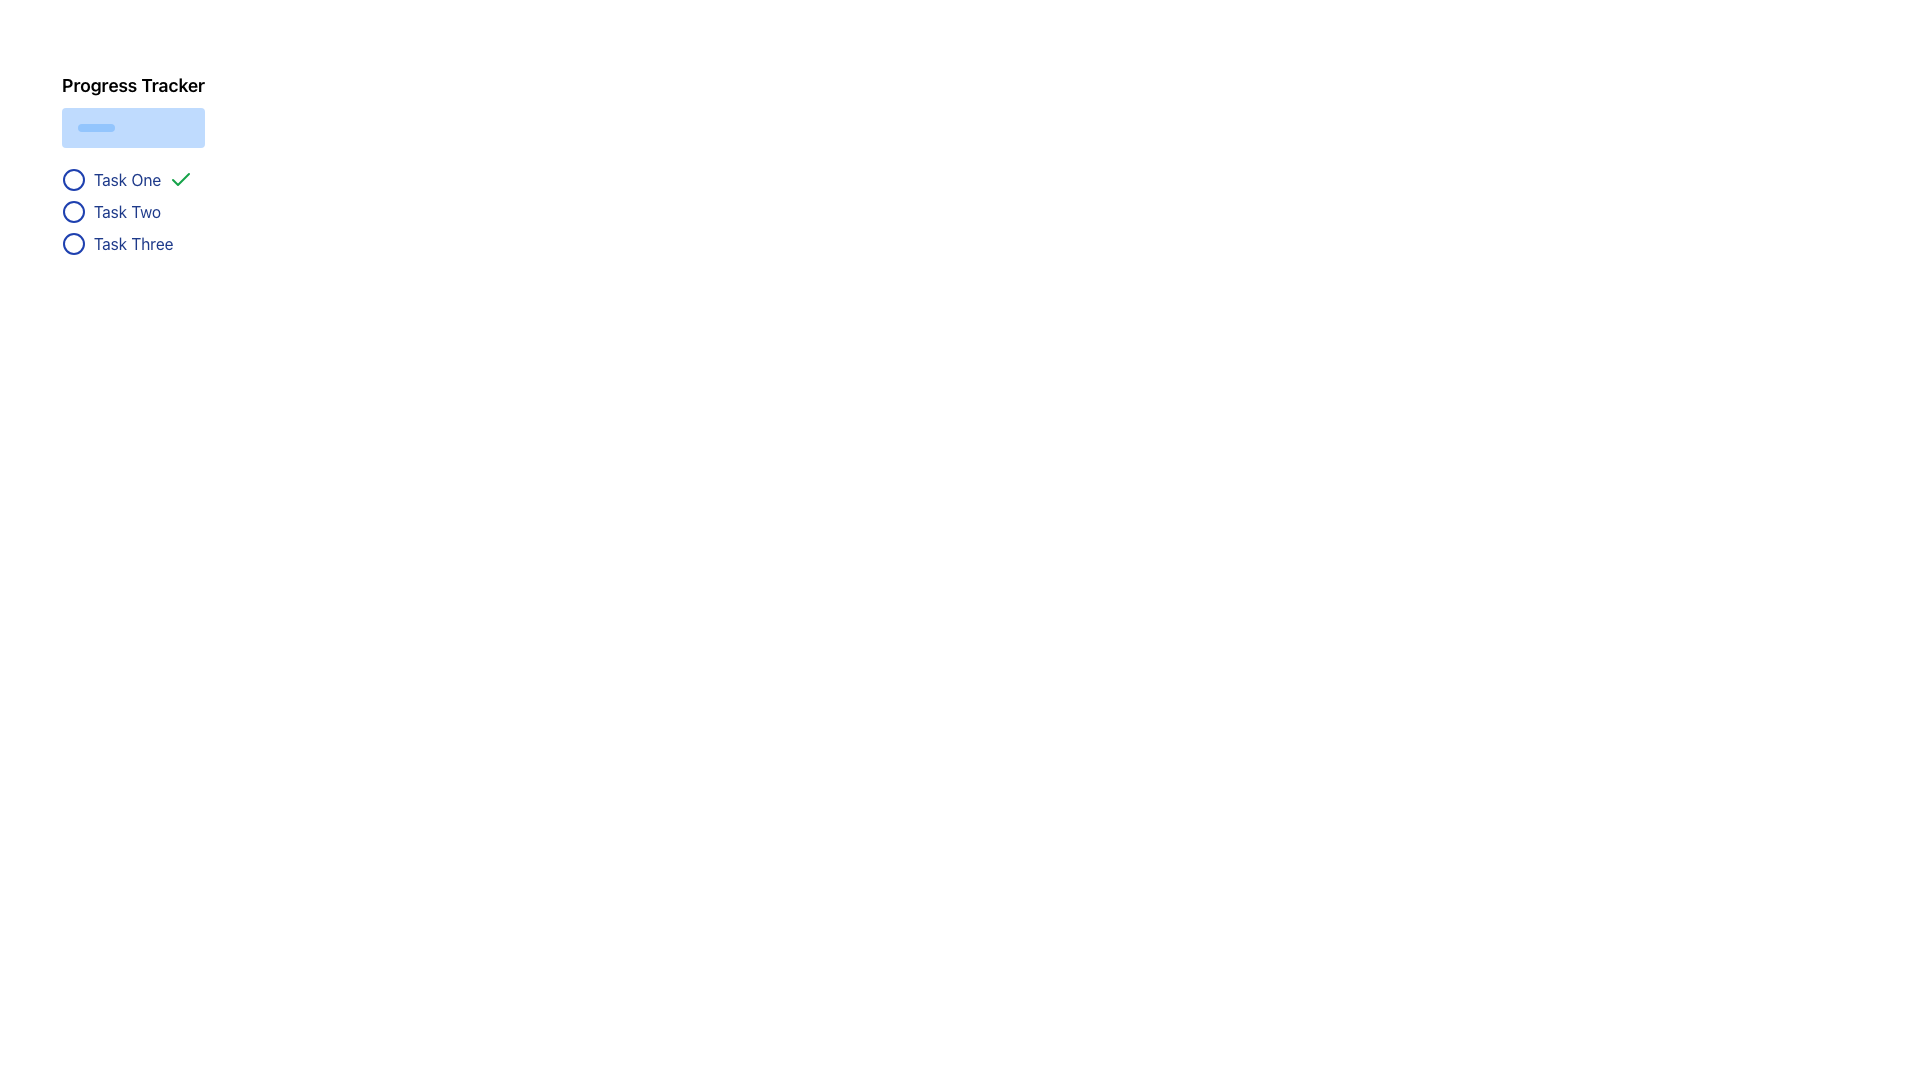 The height and width of the screenshot is (1080, 1920). I want to click on the non-interactive text label representing the third task in the 'Progress Tracker' task list, so click(132, 242).